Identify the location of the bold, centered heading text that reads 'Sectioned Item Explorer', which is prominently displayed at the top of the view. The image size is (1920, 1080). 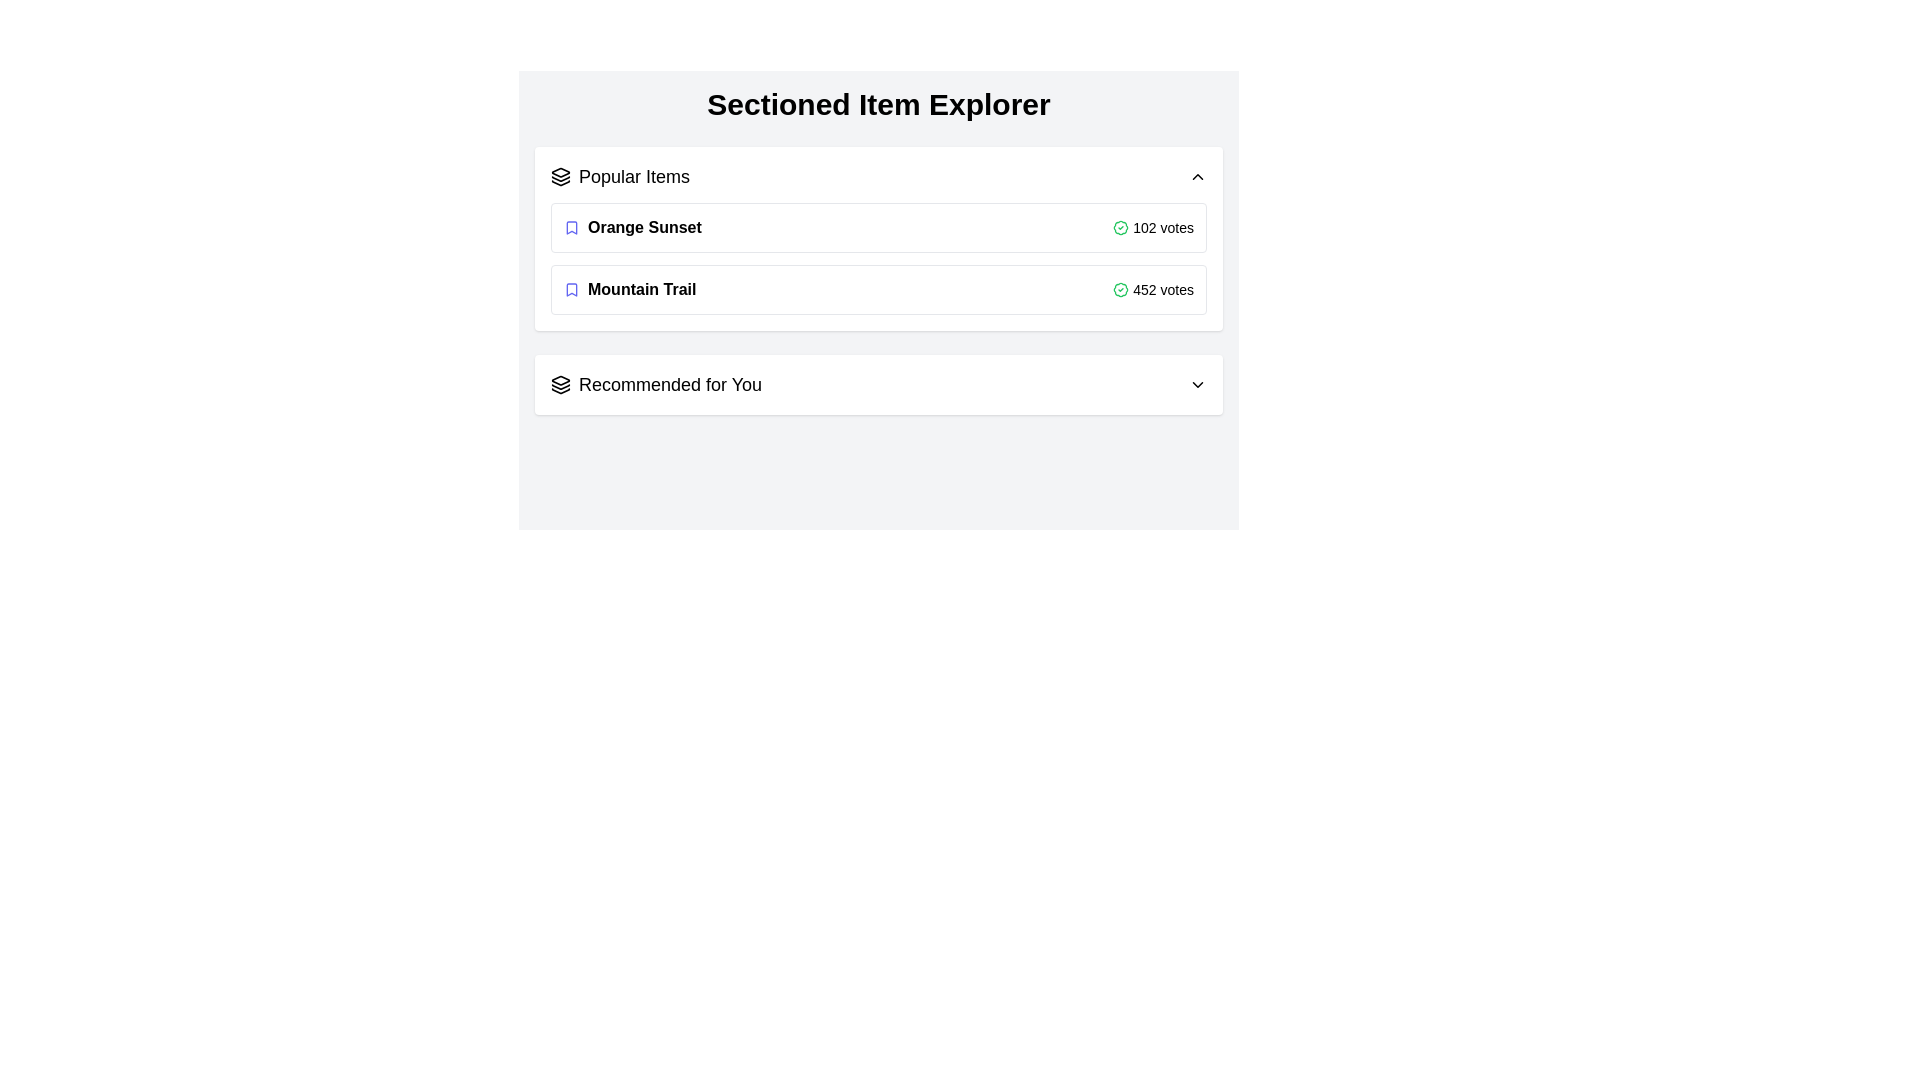
(878, 104).